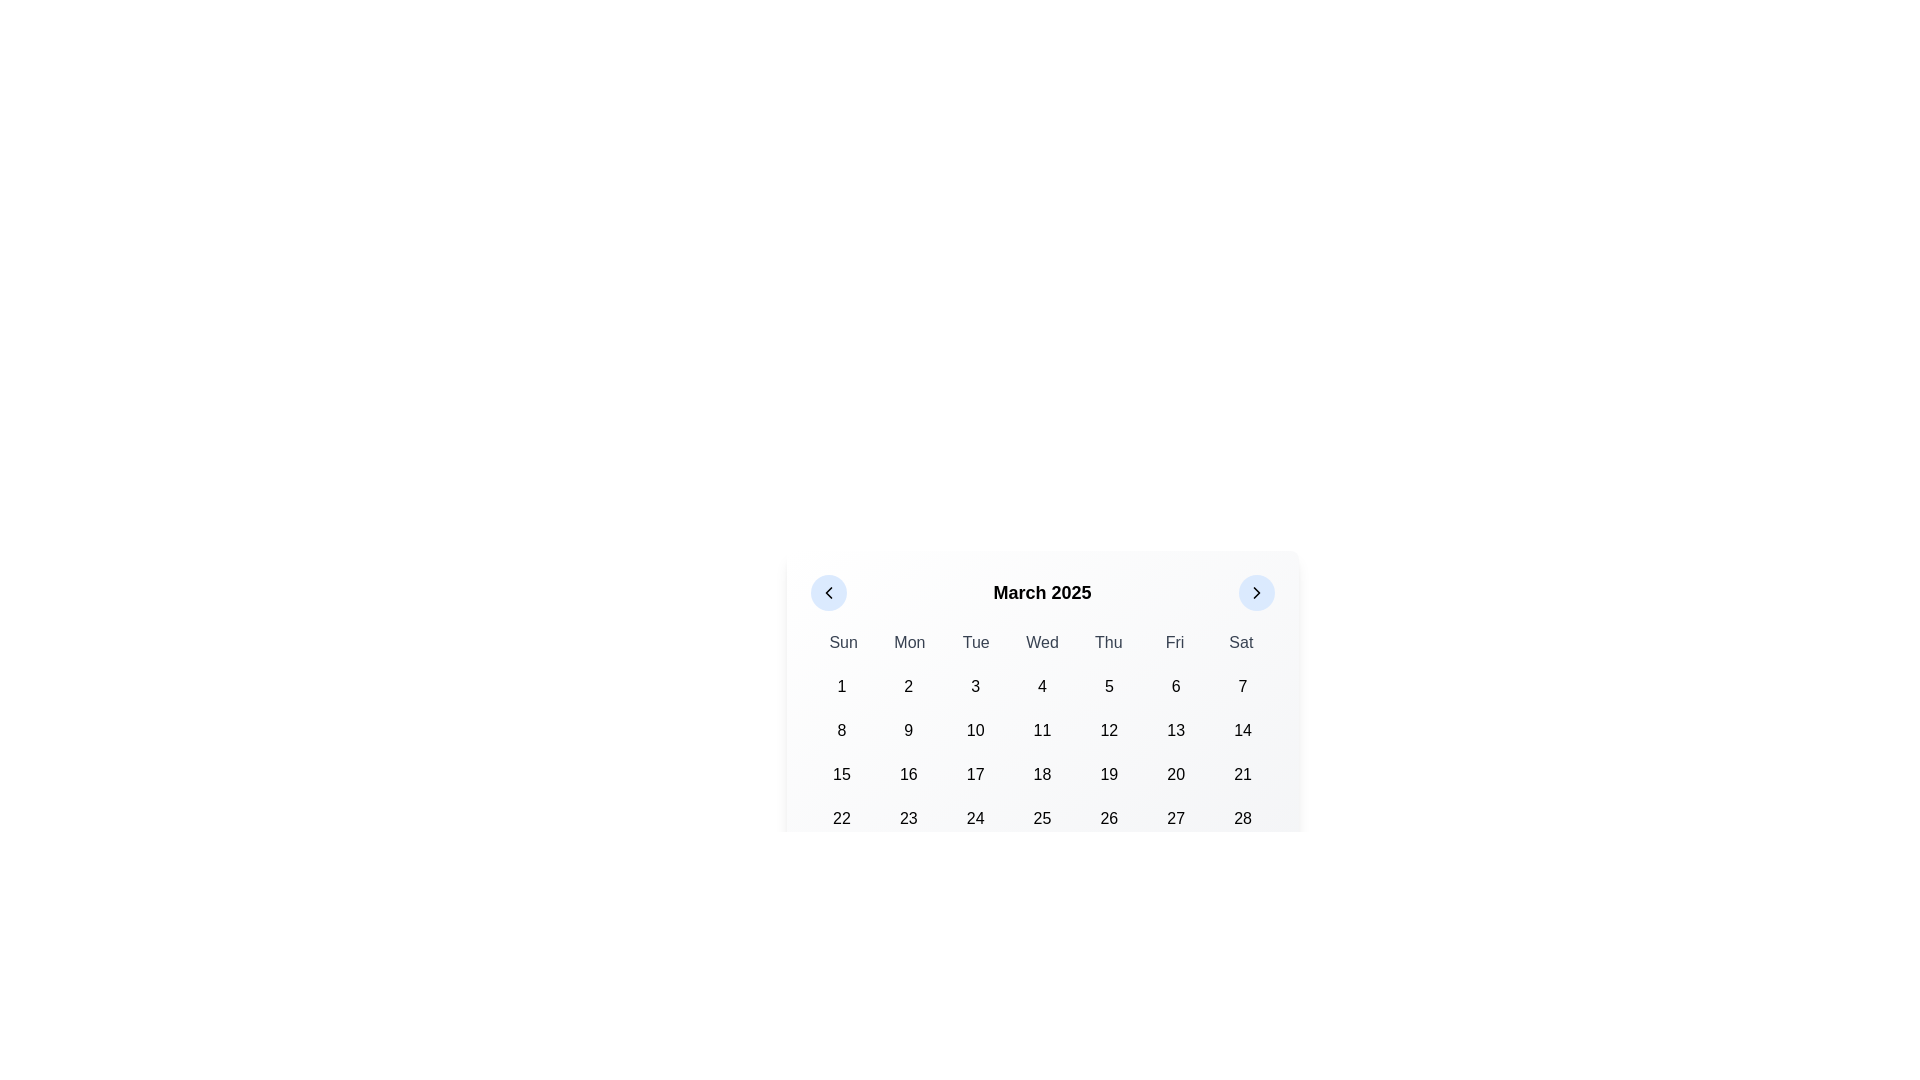  Describe the element at coordinates (1255, 592) in the screenshot. I see `the right-facing chevron icon embedded in the circular button with a light blue background, located at the top-right corner of the calendar interface for March 2025, to check for any animation or visual changes` at that location.